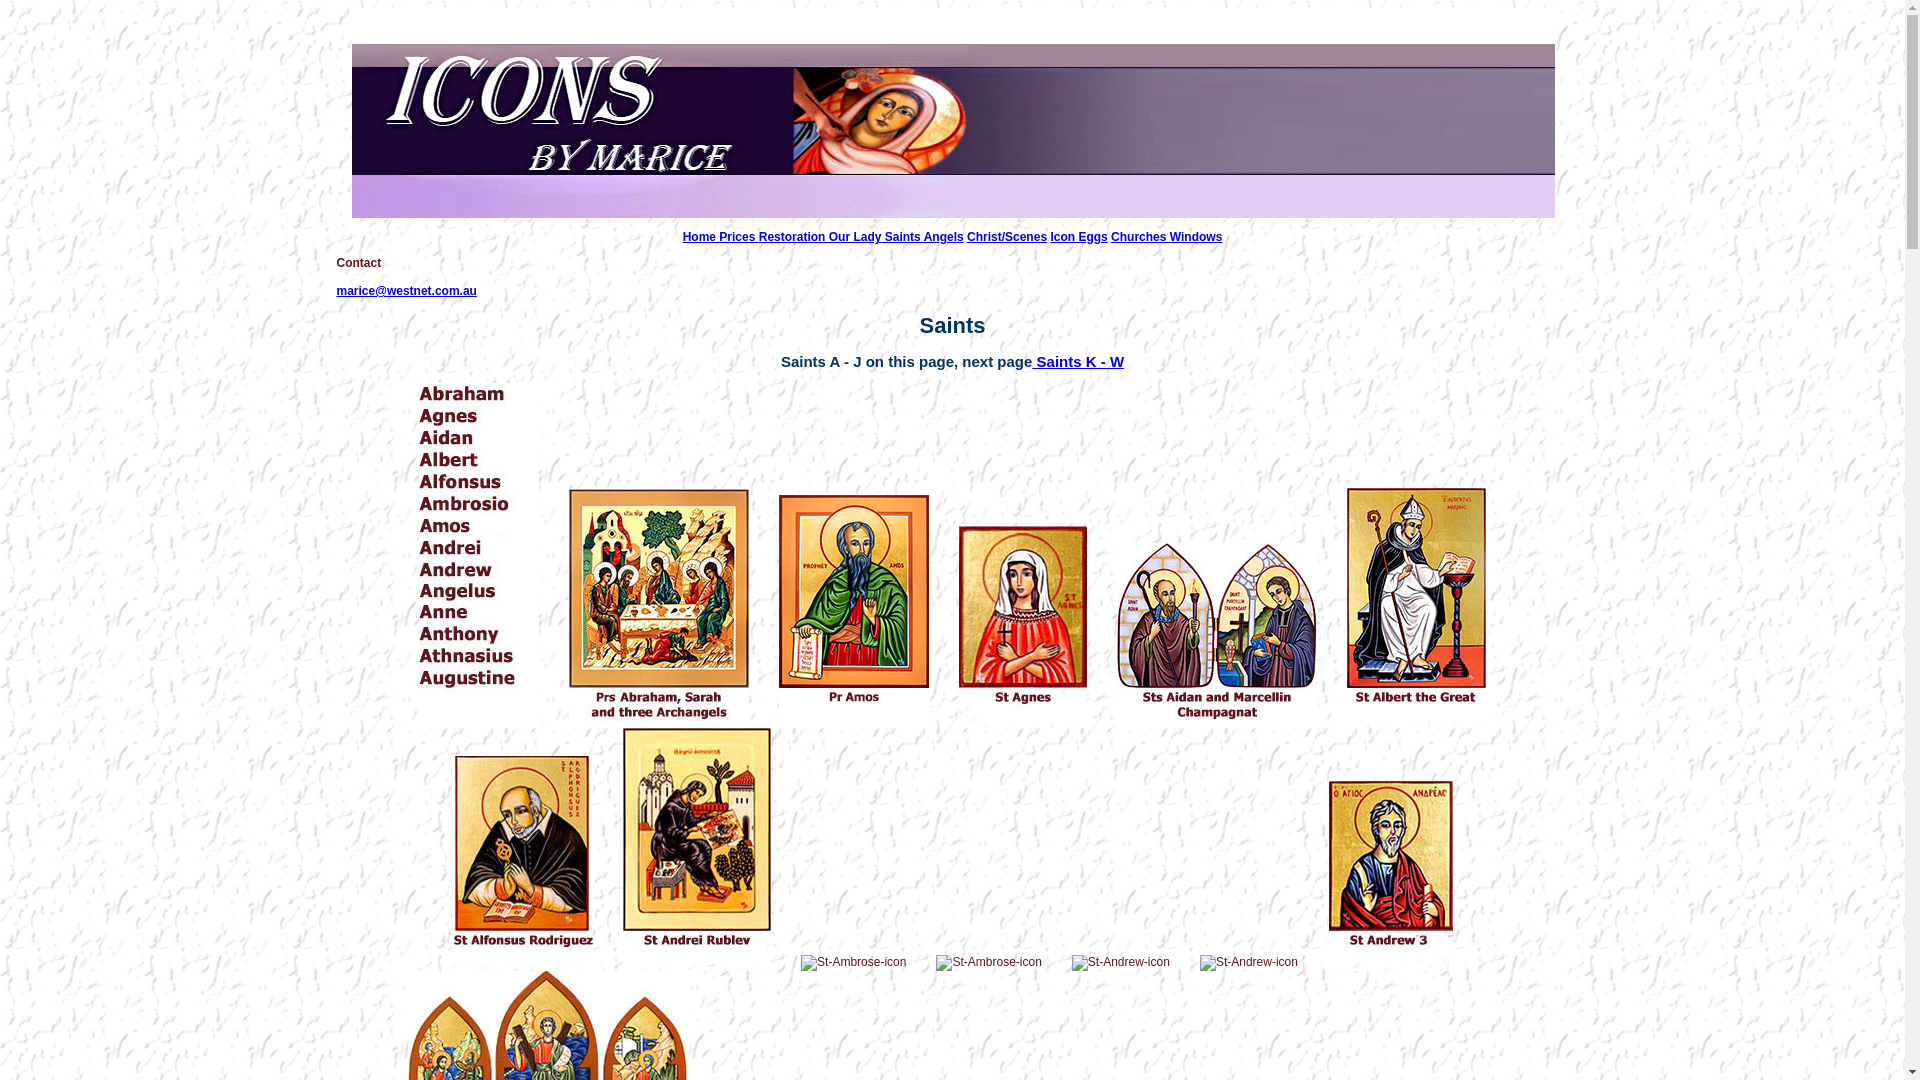 The width and height of the screenshot is (1920, 1080). What do you see at coordinates (737, 235) in the screenshot?
I see `'Prices'` at bounding box center [737, 235].